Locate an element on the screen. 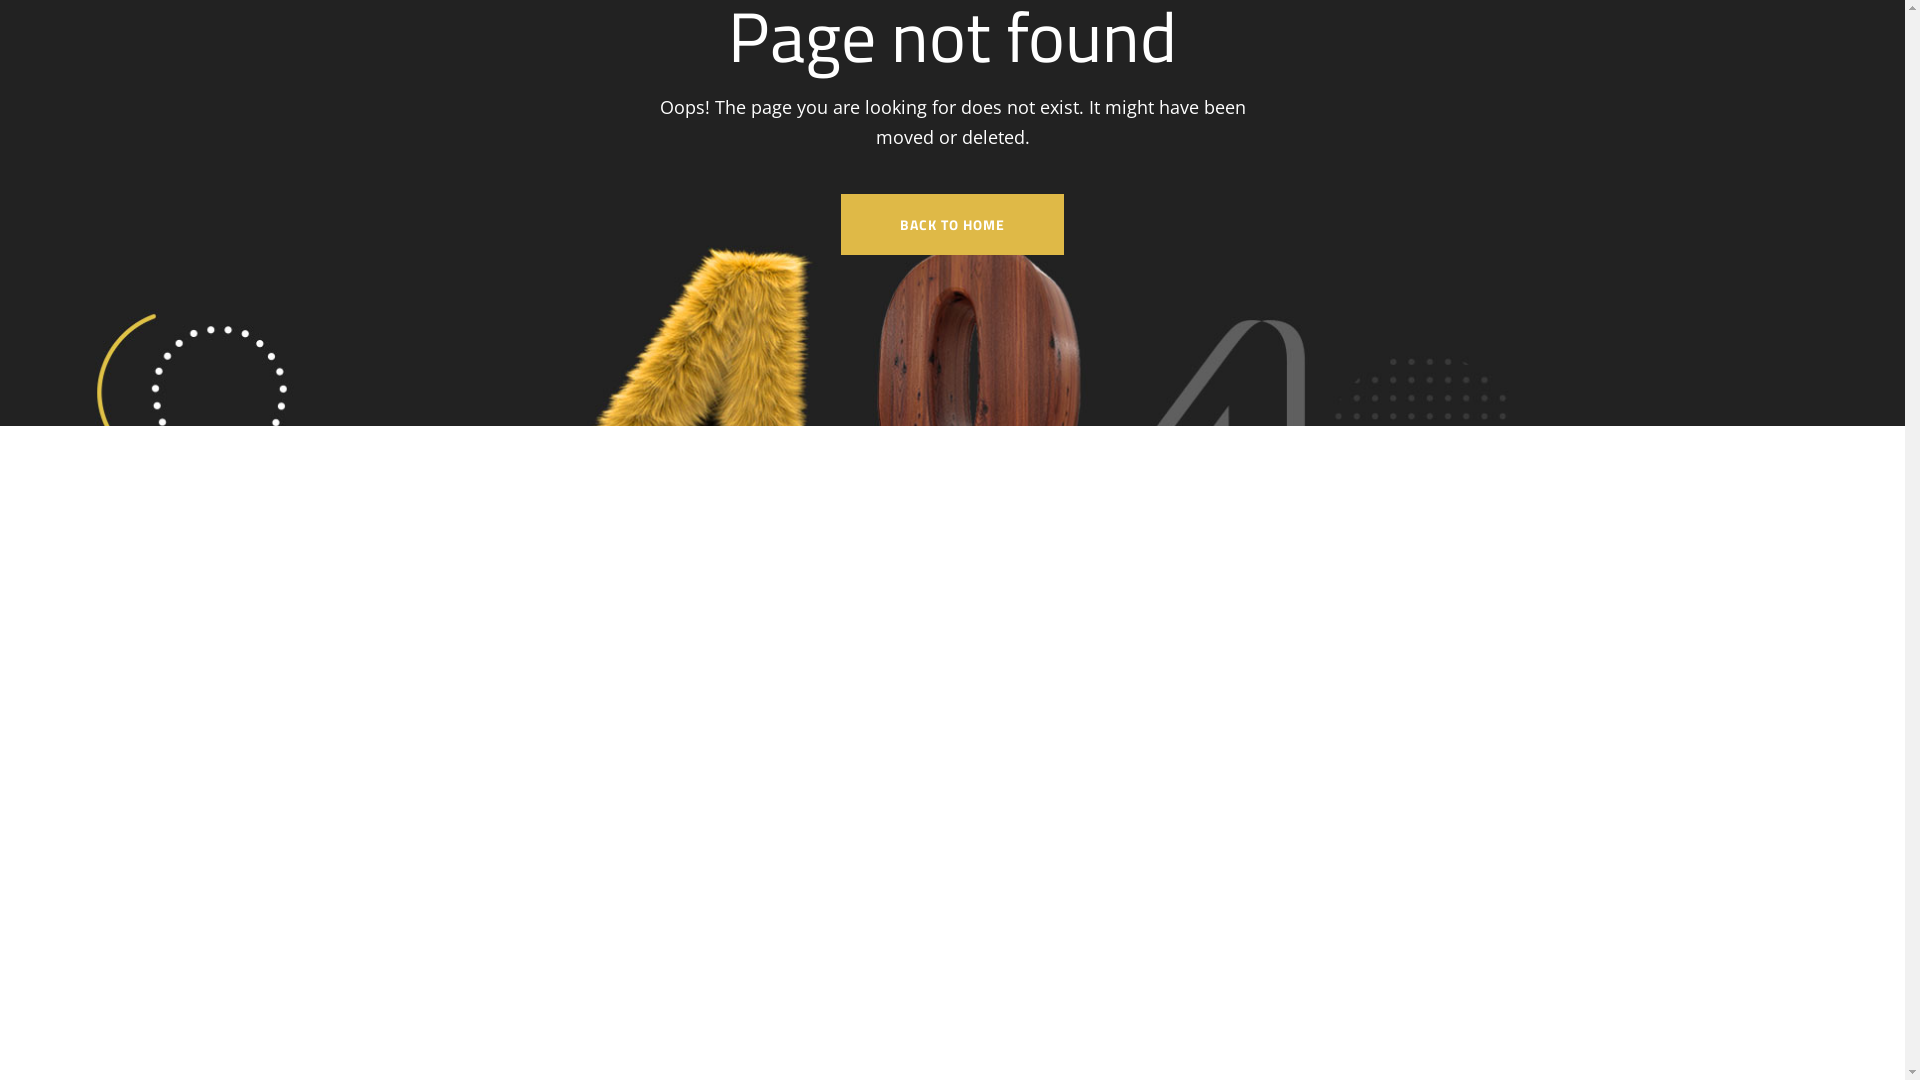 The width and height of the screenshot is (1920, 1080). 'BACK TO HOME' is located at coordinates (951, 224).